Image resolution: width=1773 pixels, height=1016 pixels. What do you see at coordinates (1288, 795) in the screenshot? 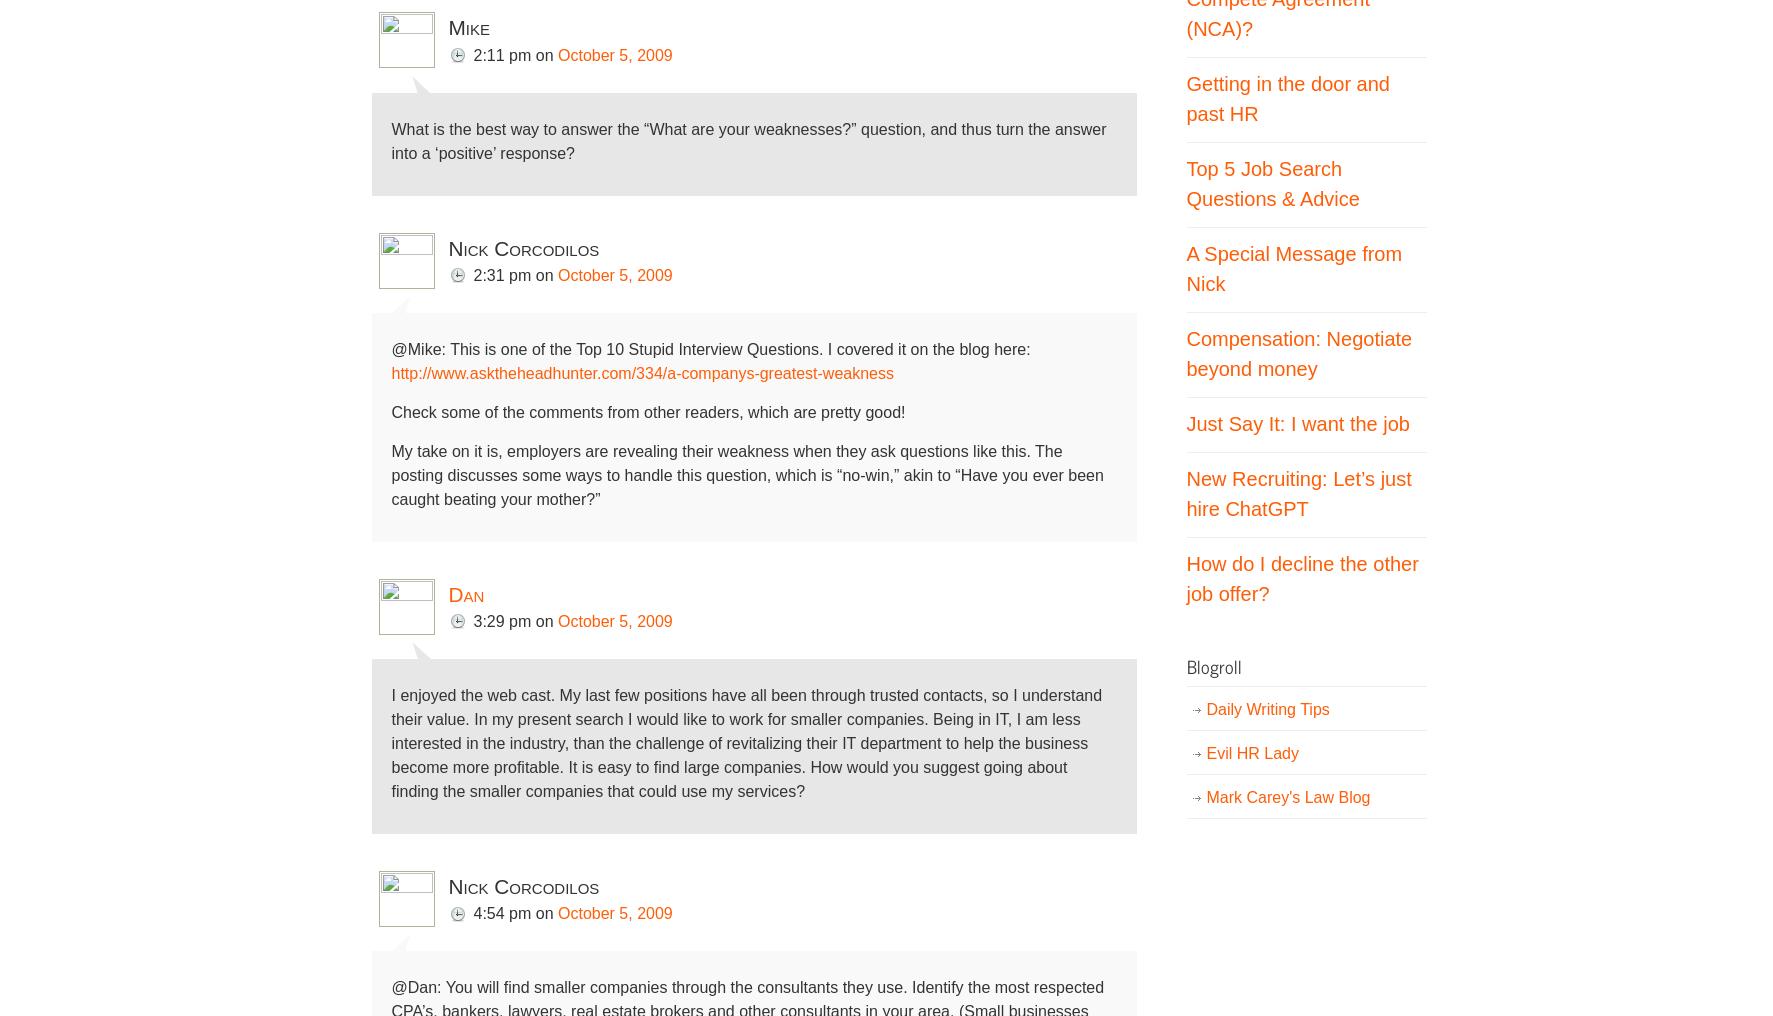
I see `'Mark Carey's Law Blog'` at bounding box center [1288, 795].